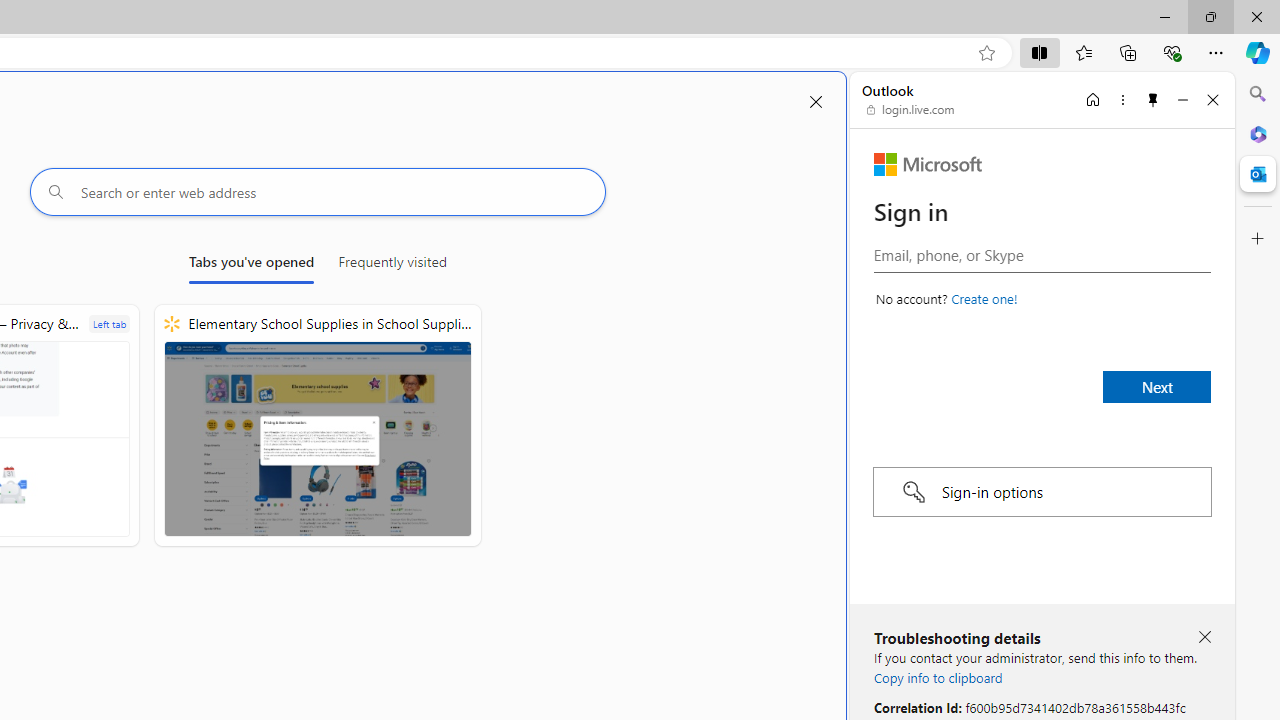 The width and height of the screenshot is (1280, 720). Describe the element at coordinates (1212, 99) in the screenshot. I see `'Close'` at that location.